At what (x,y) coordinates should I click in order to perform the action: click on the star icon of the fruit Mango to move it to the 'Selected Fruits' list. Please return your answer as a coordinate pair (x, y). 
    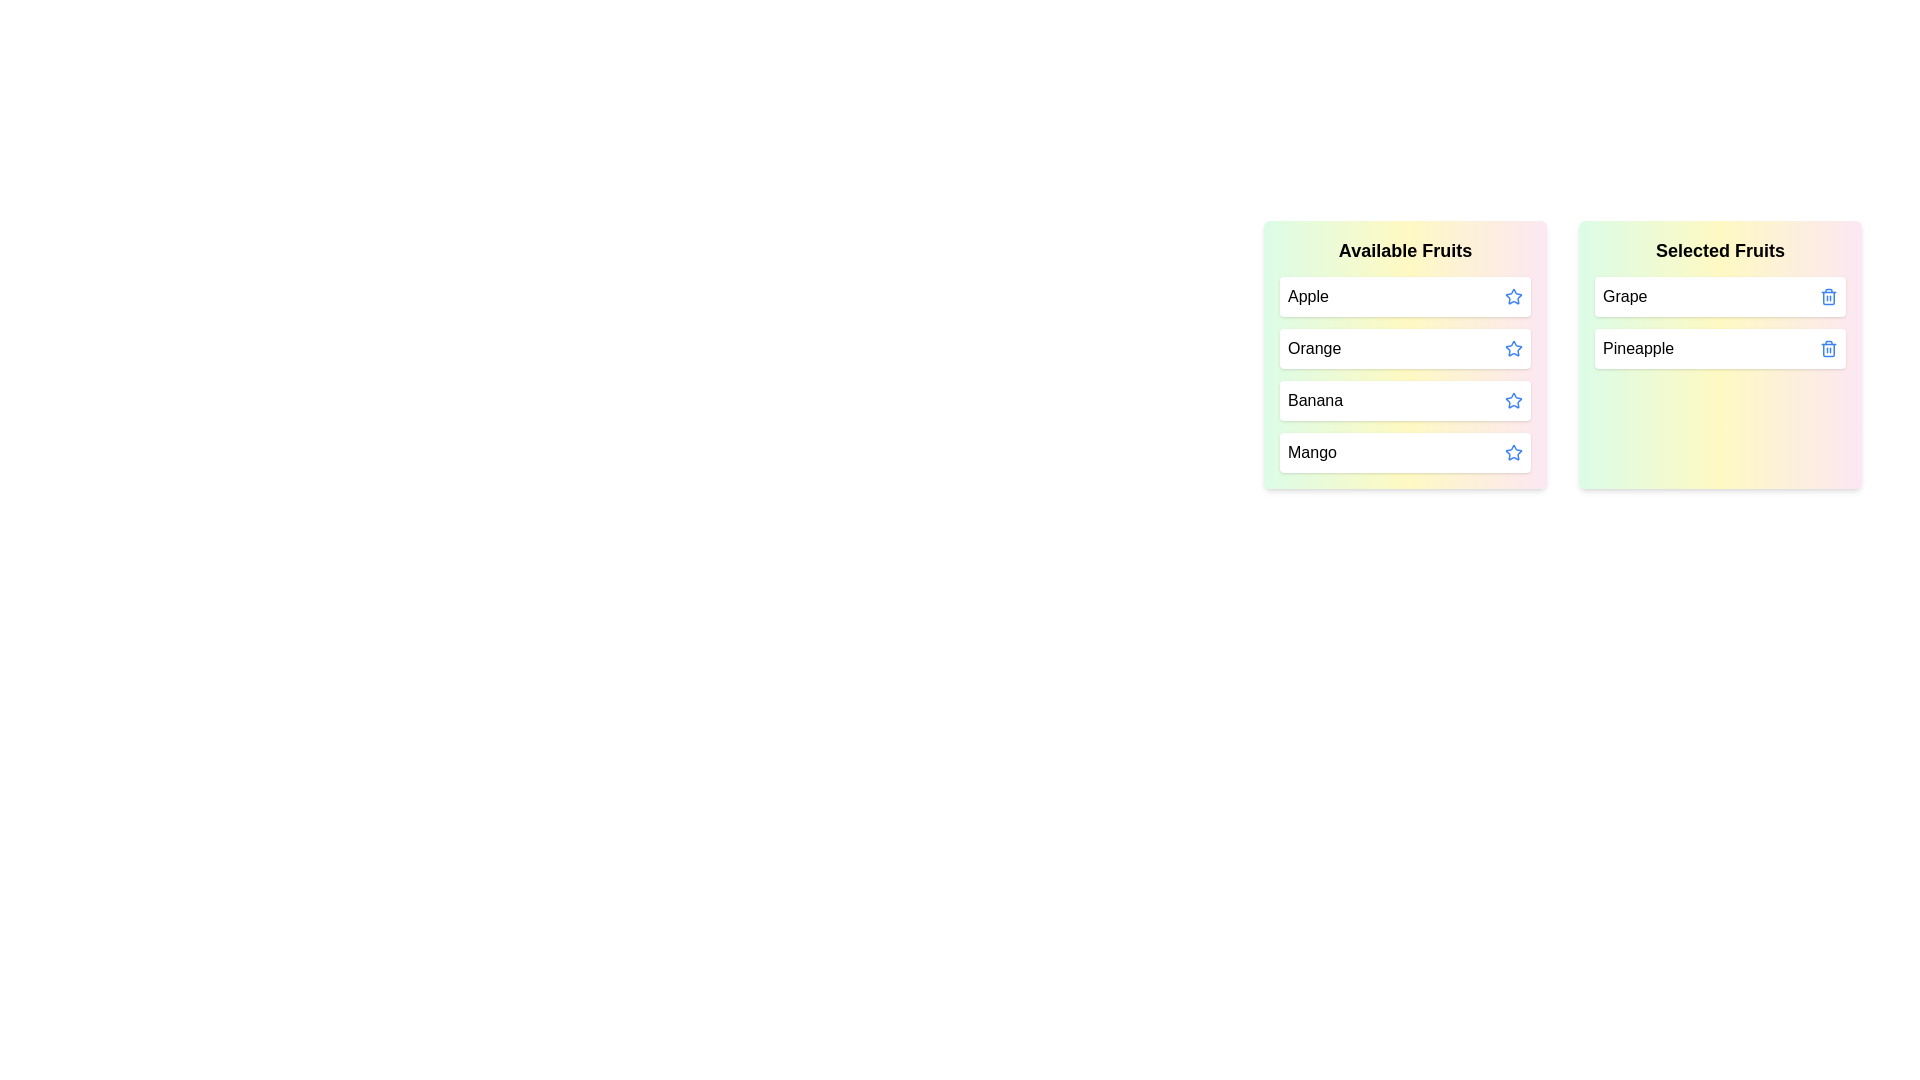
    Looking at the image, I should click on (1513, 452).